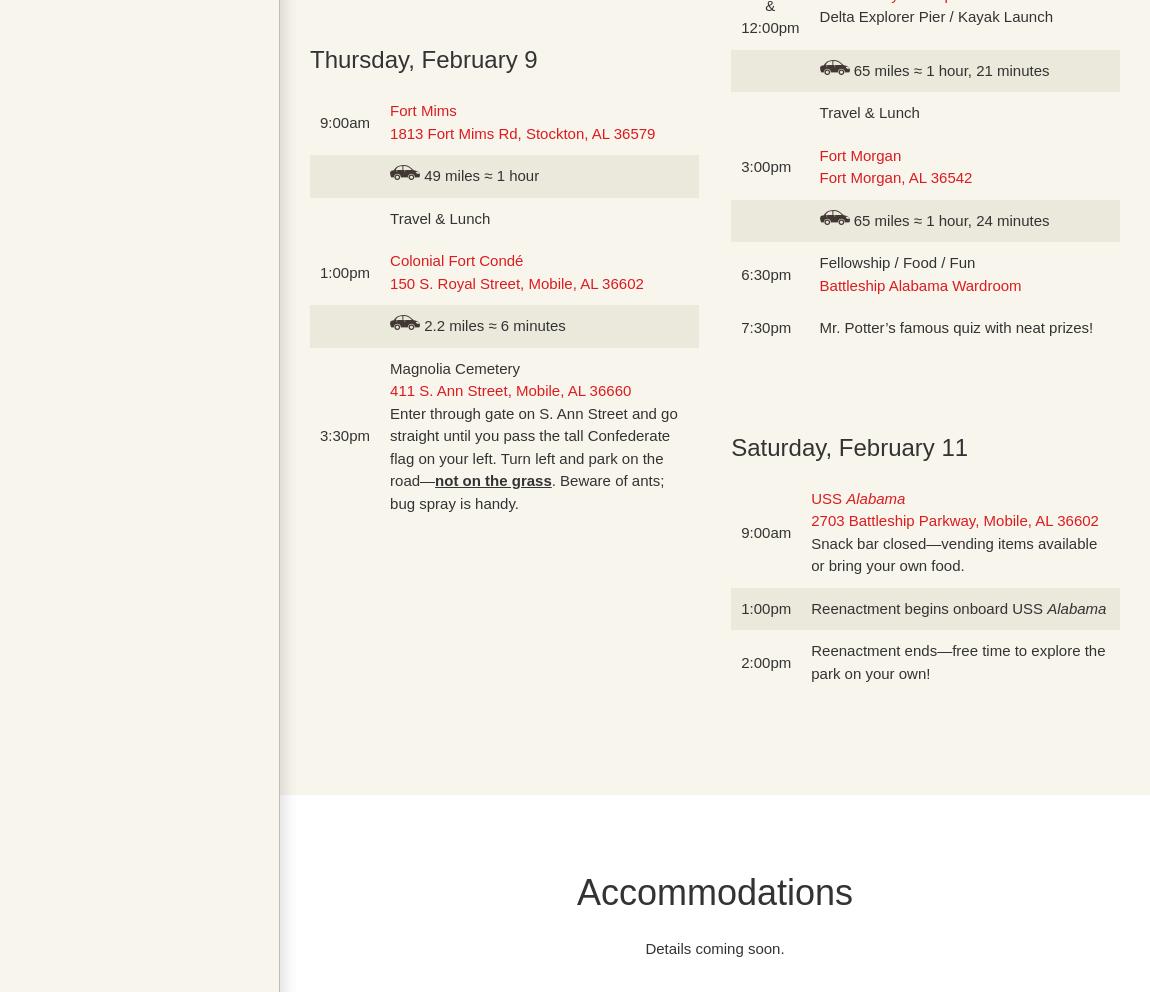 This screenshot has height=992, width=1150. What do you see at coordinates (389, 390) in the screenshot?
I see `'411 S. Ann Street, Mobile, AL 36660'` at bounding box center [389, 390].